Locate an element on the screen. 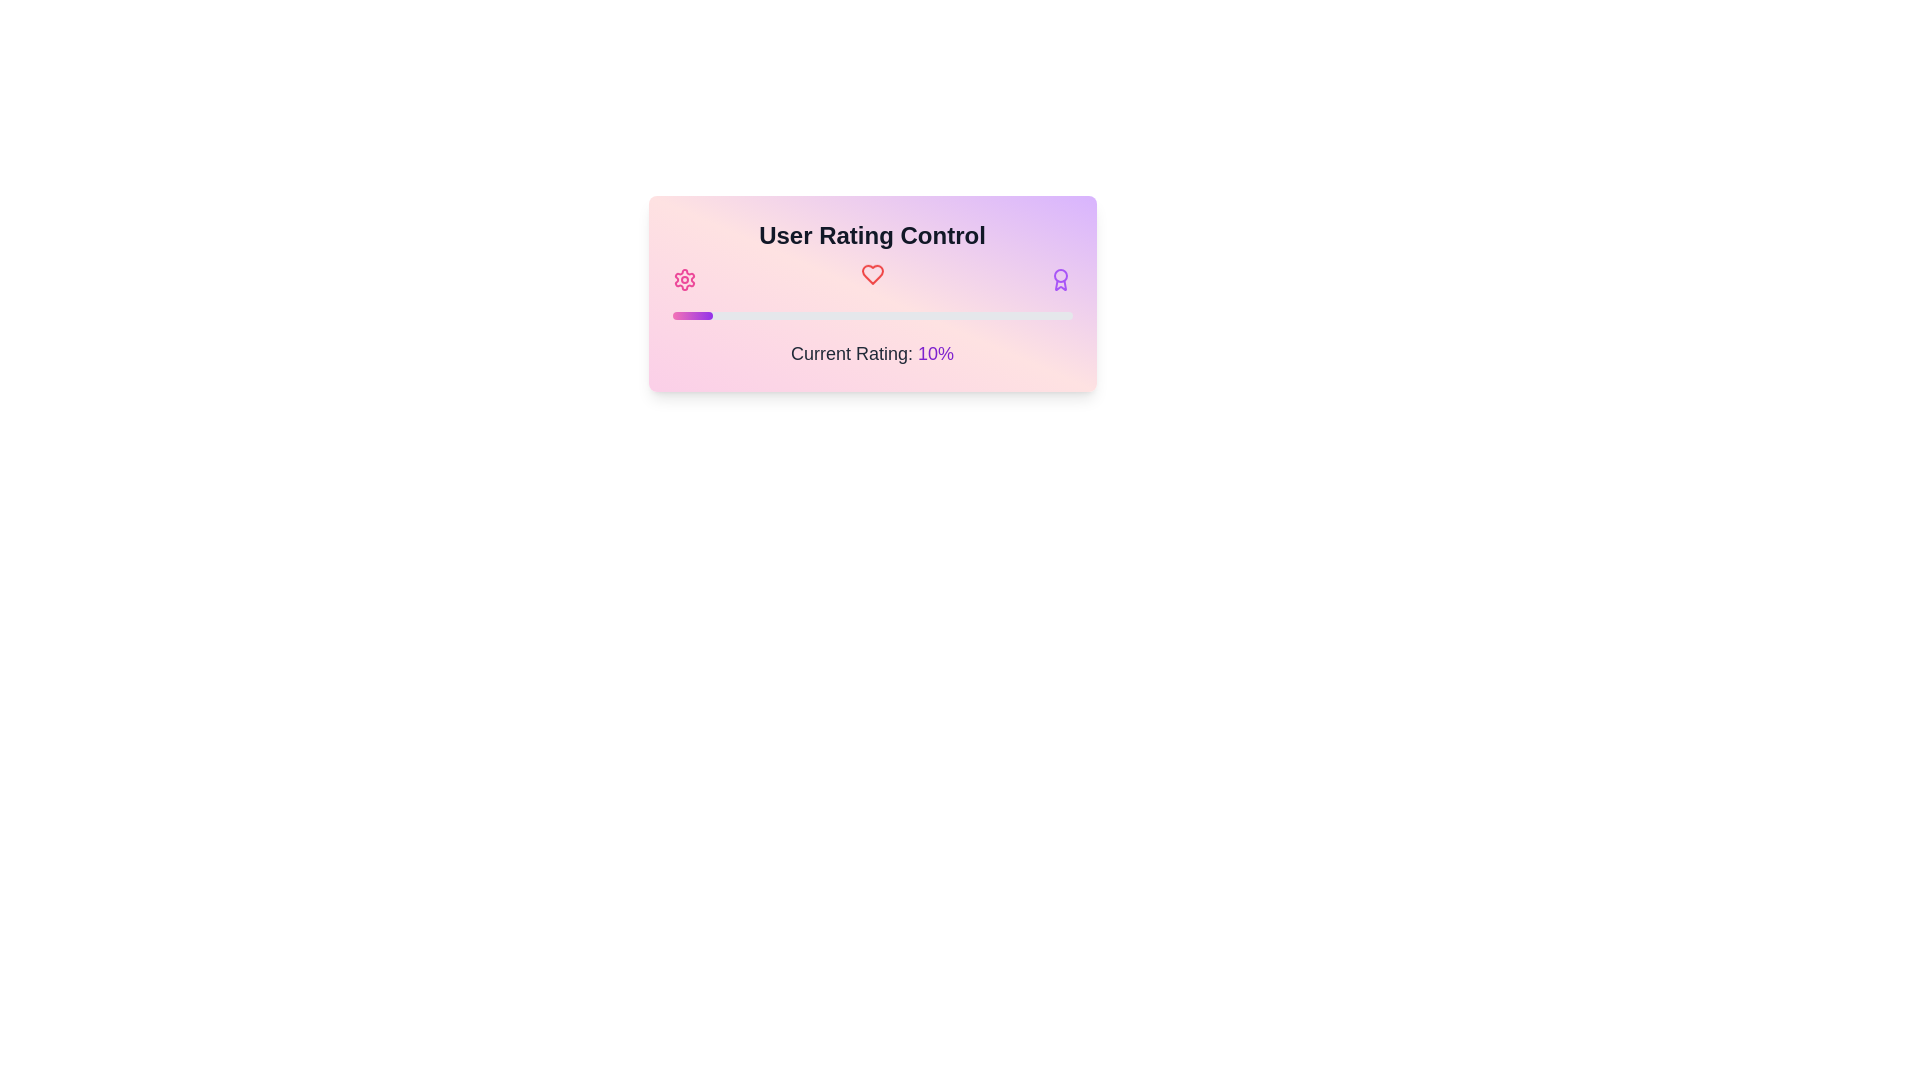  the heart icon located in the card interface below the 'User Rating Control' title is located at coordinates (872, 277).